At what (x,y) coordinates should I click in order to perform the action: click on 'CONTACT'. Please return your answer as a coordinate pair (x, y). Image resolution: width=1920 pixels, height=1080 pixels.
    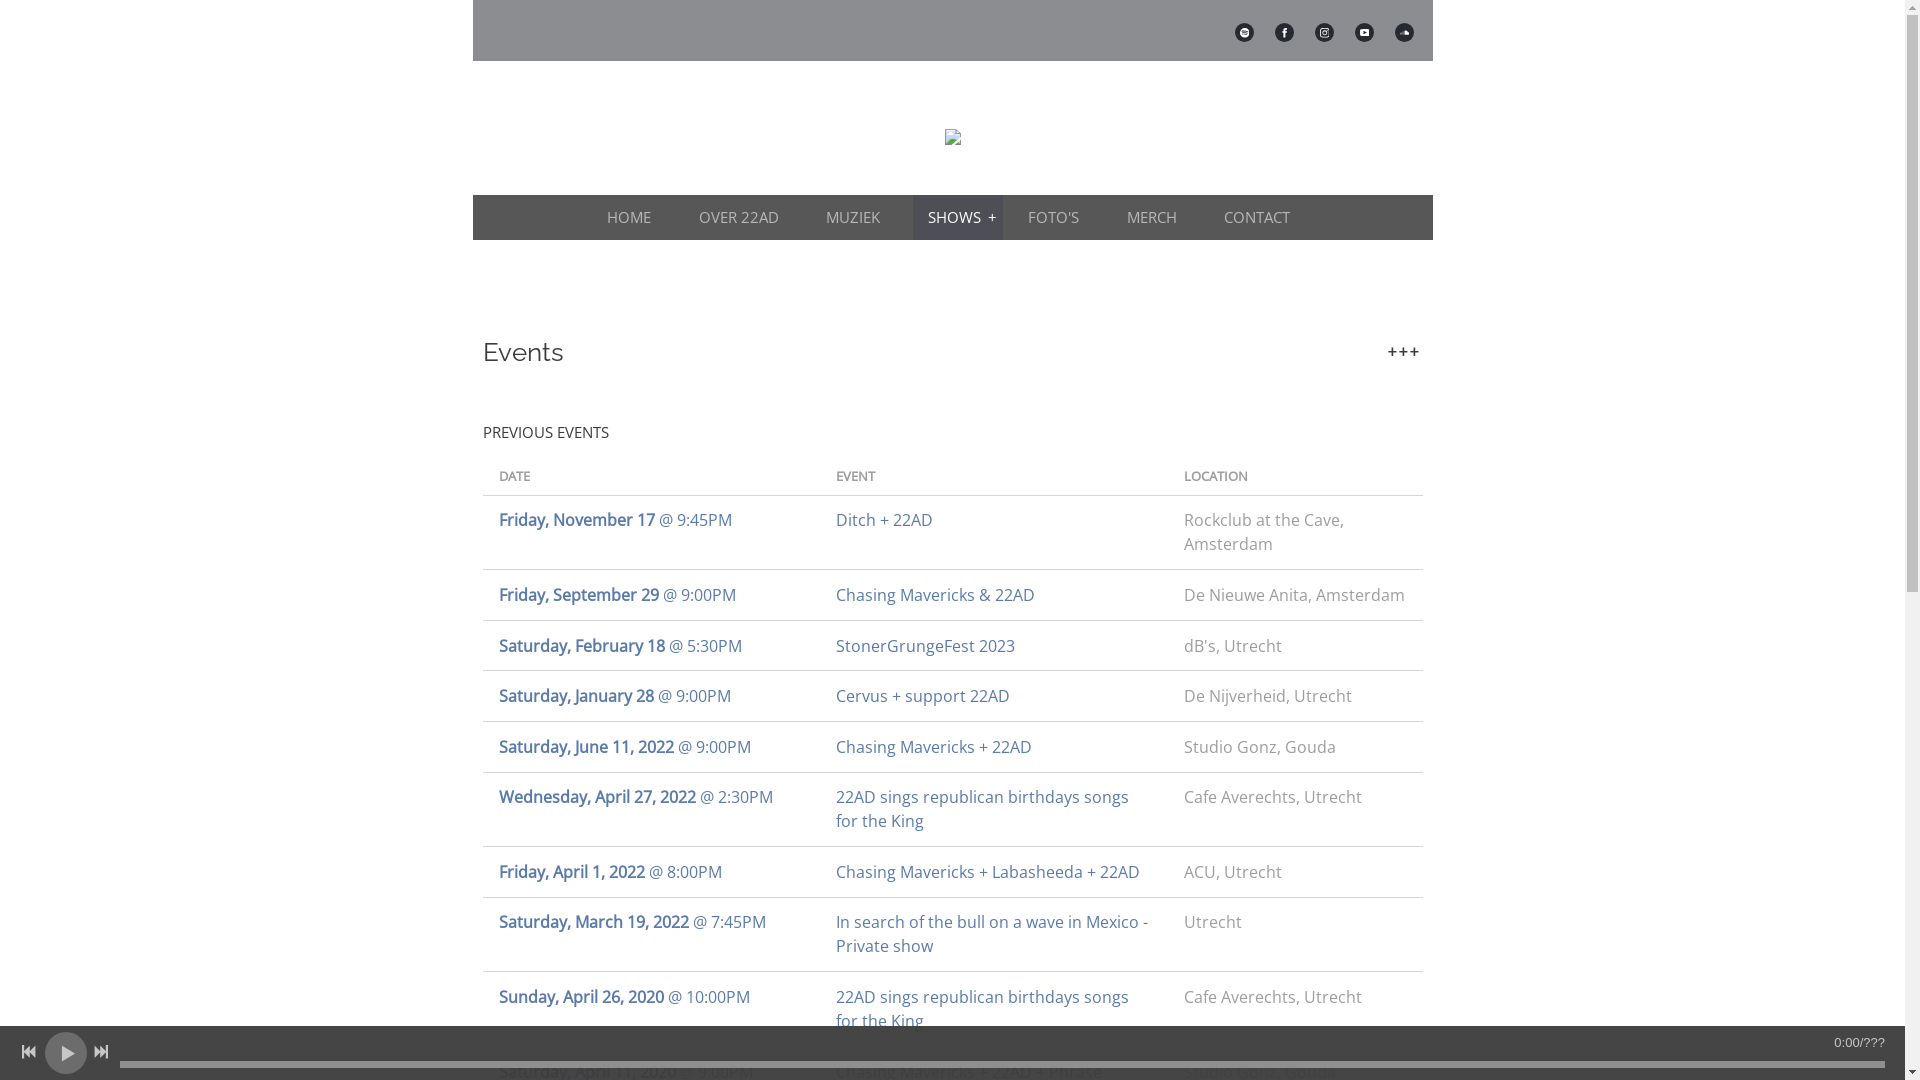
    Looking at the image, I should click on (1260, 217).